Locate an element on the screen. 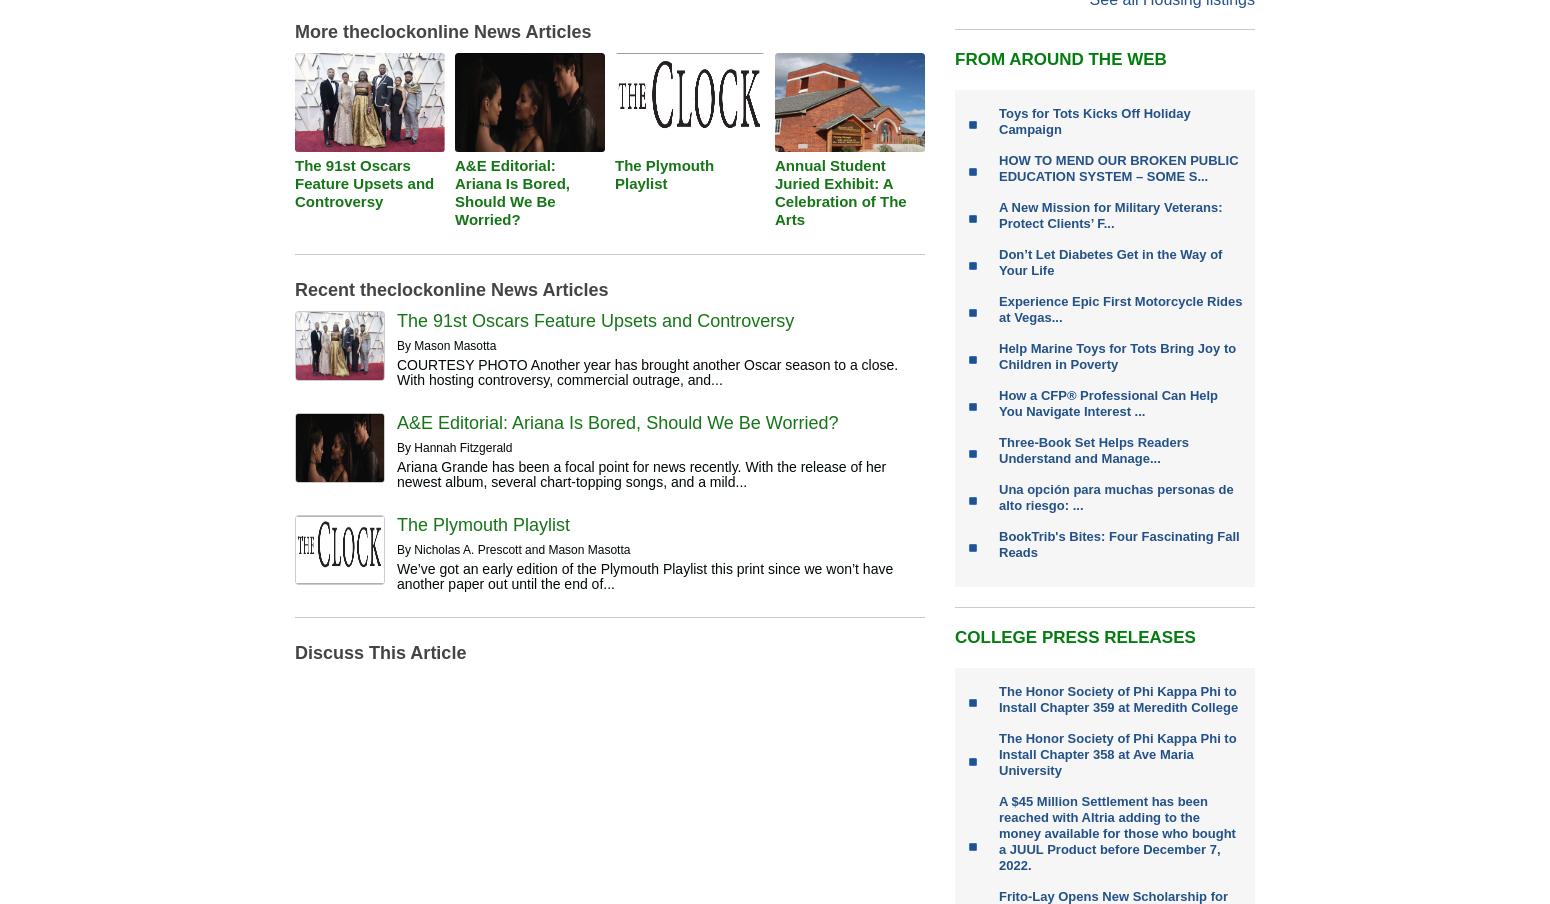 The image size is (1550, 904). 'By Hannah Fitzgerald' is located at coordinates (454, 447).